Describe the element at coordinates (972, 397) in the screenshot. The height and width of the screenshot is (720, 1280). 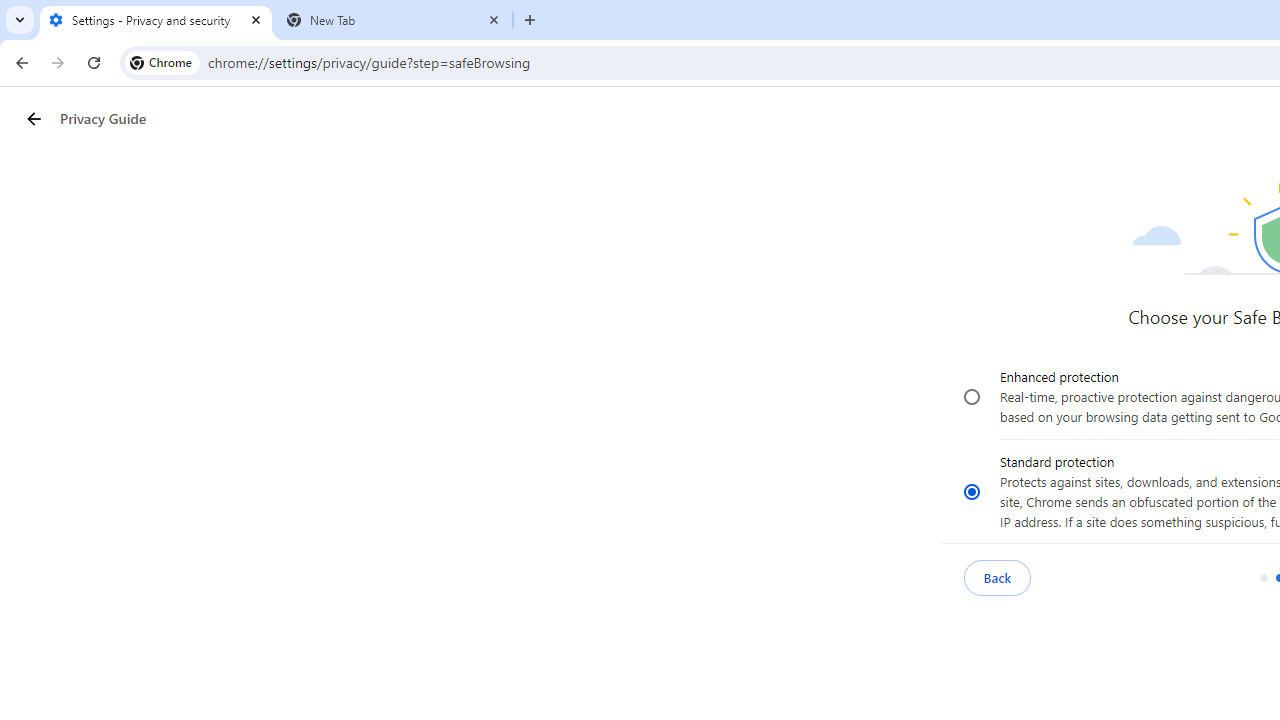
I see `'Enhanced protection'` at that location.